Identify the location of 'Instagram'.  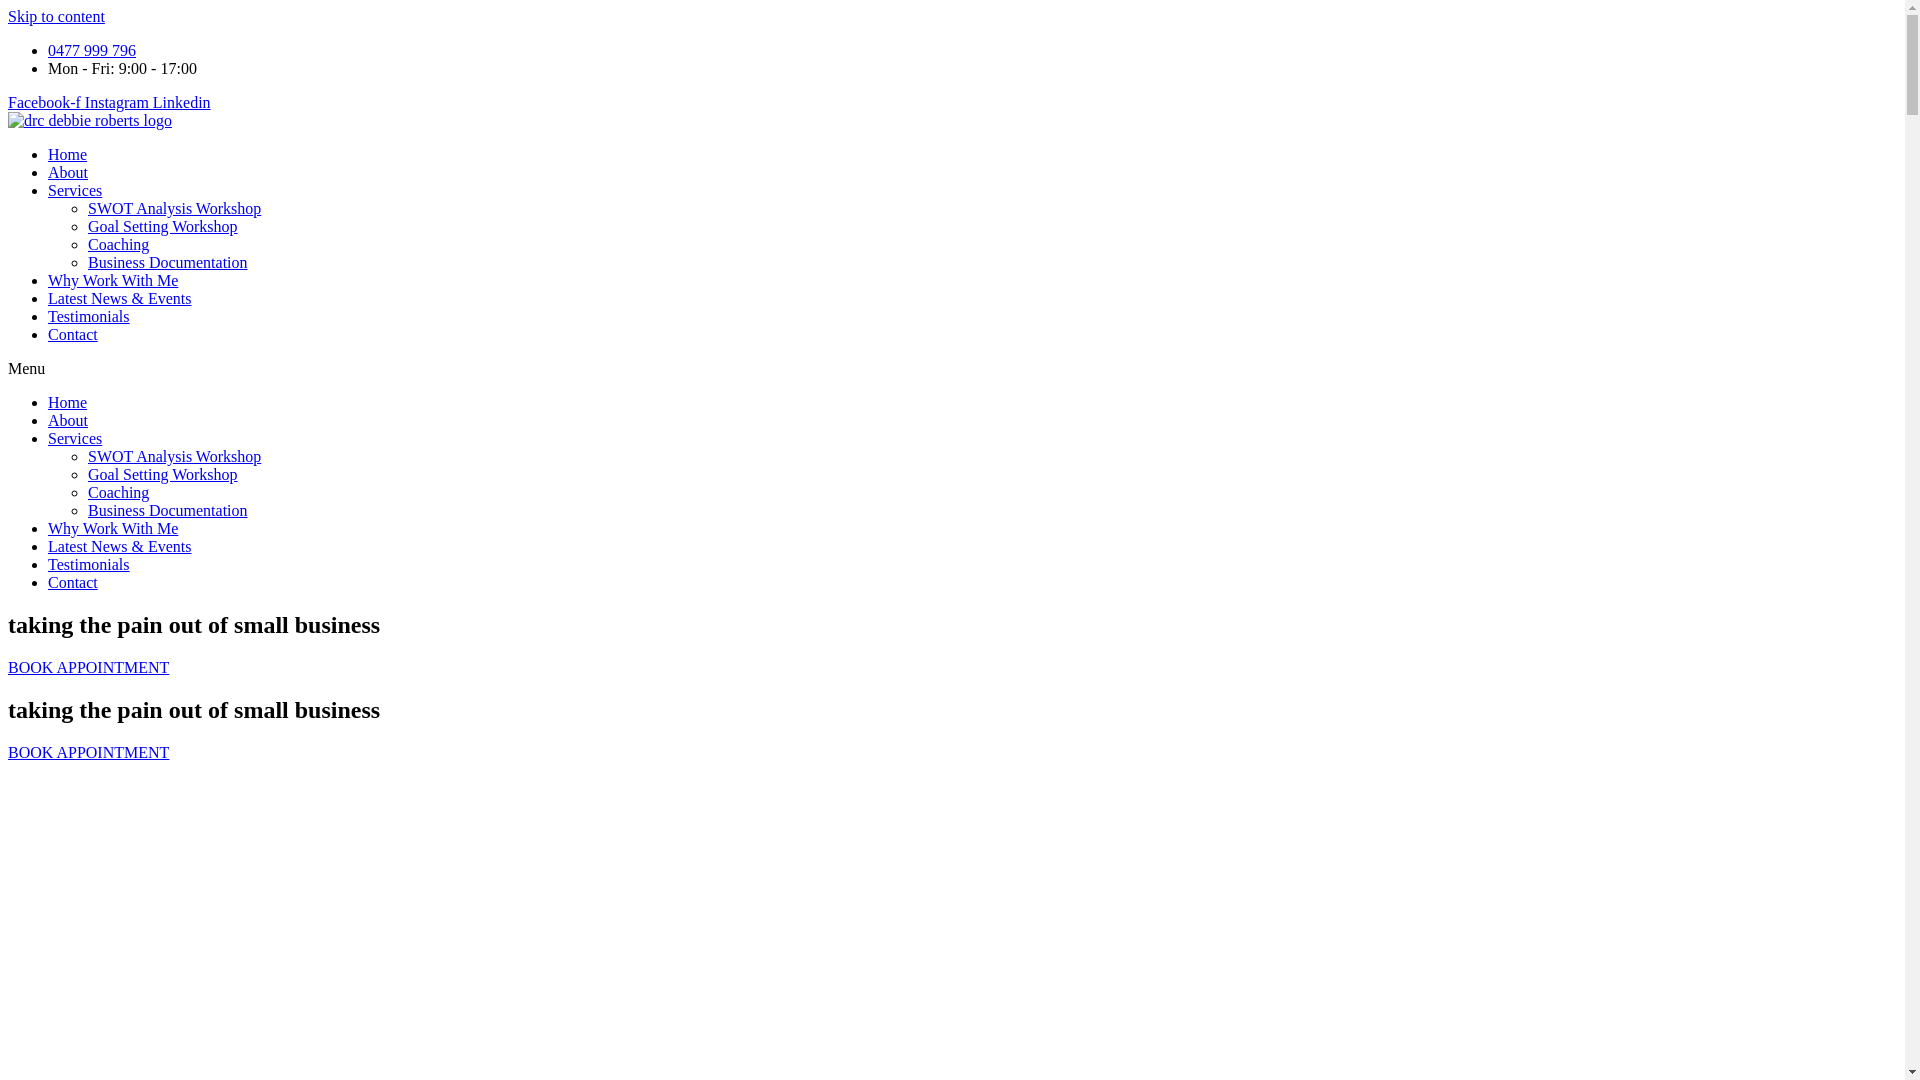
(118, 102).